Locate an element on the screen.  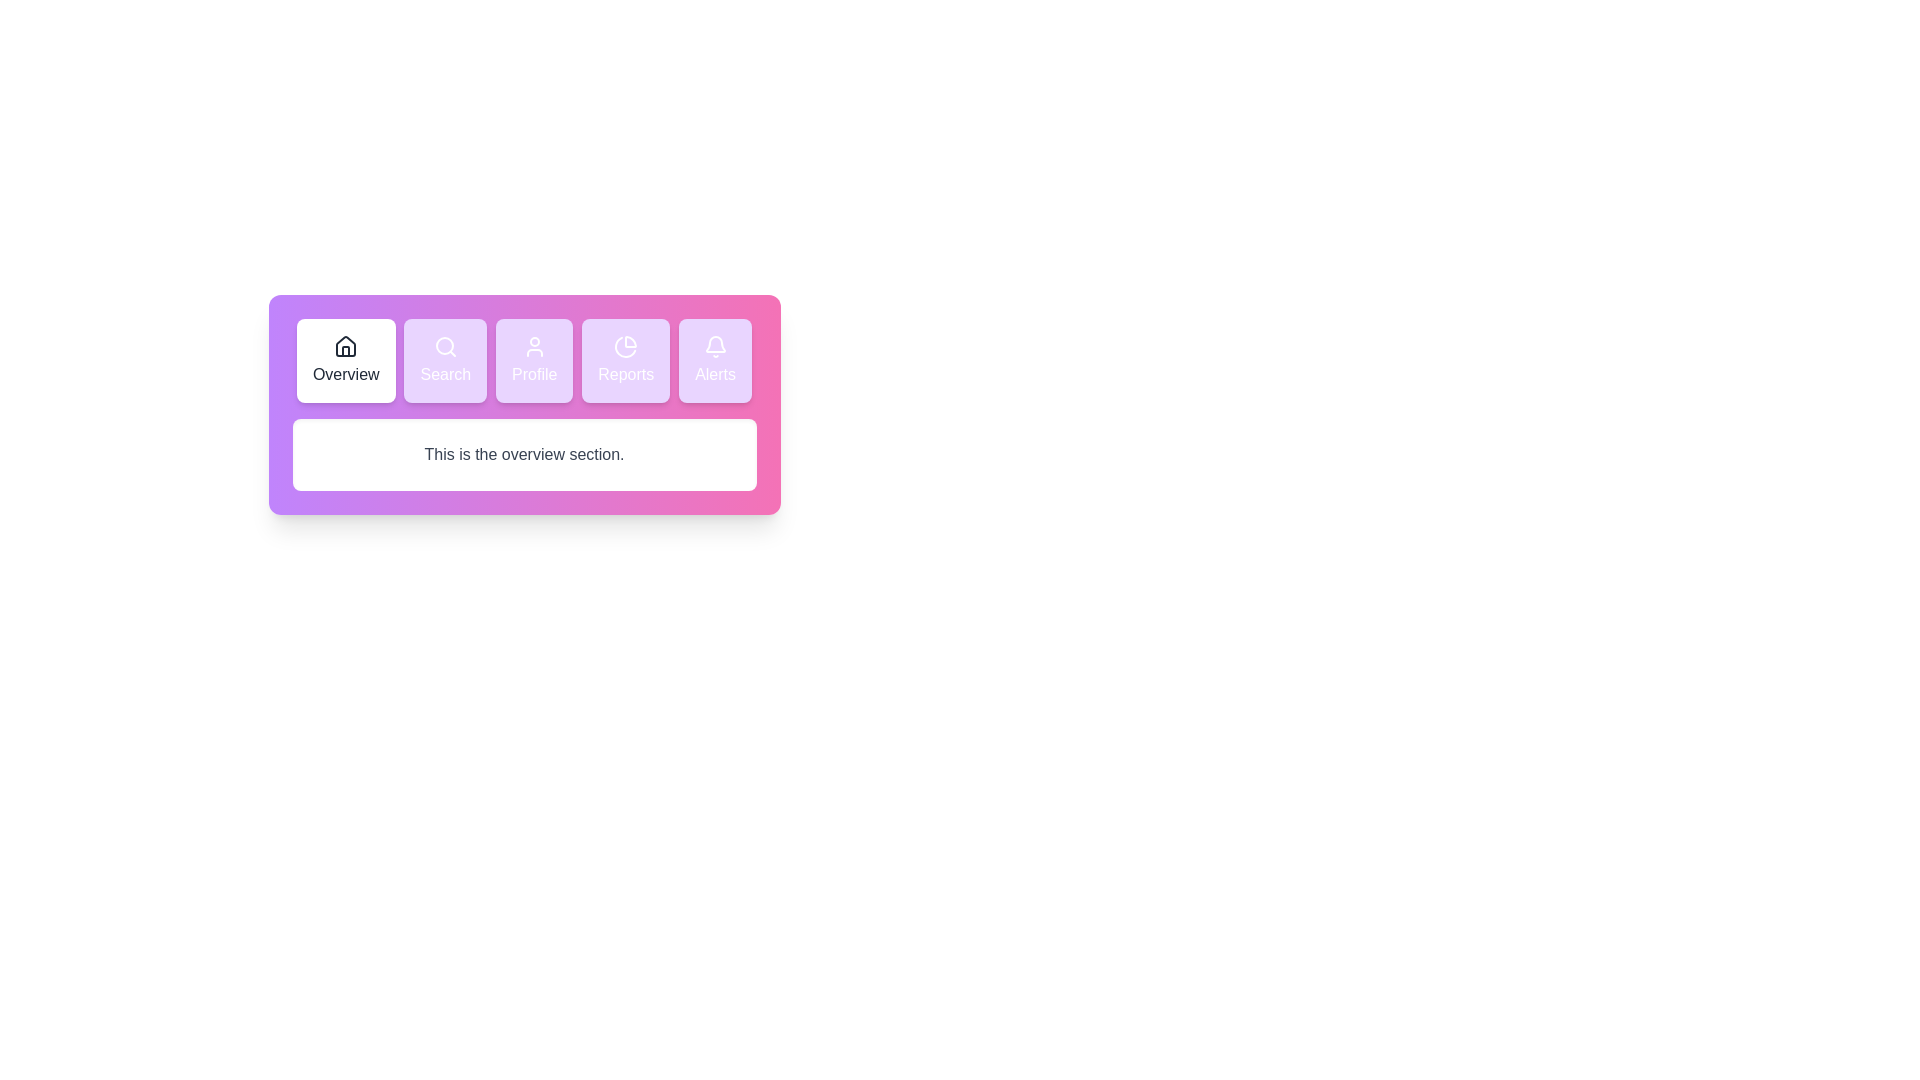
the 'Profile' text label, which indicates the navigation option for accessing the user's profile page, positioned below the user icon and between 'Search' and 'Reports' is located at coordinates (534, 374).